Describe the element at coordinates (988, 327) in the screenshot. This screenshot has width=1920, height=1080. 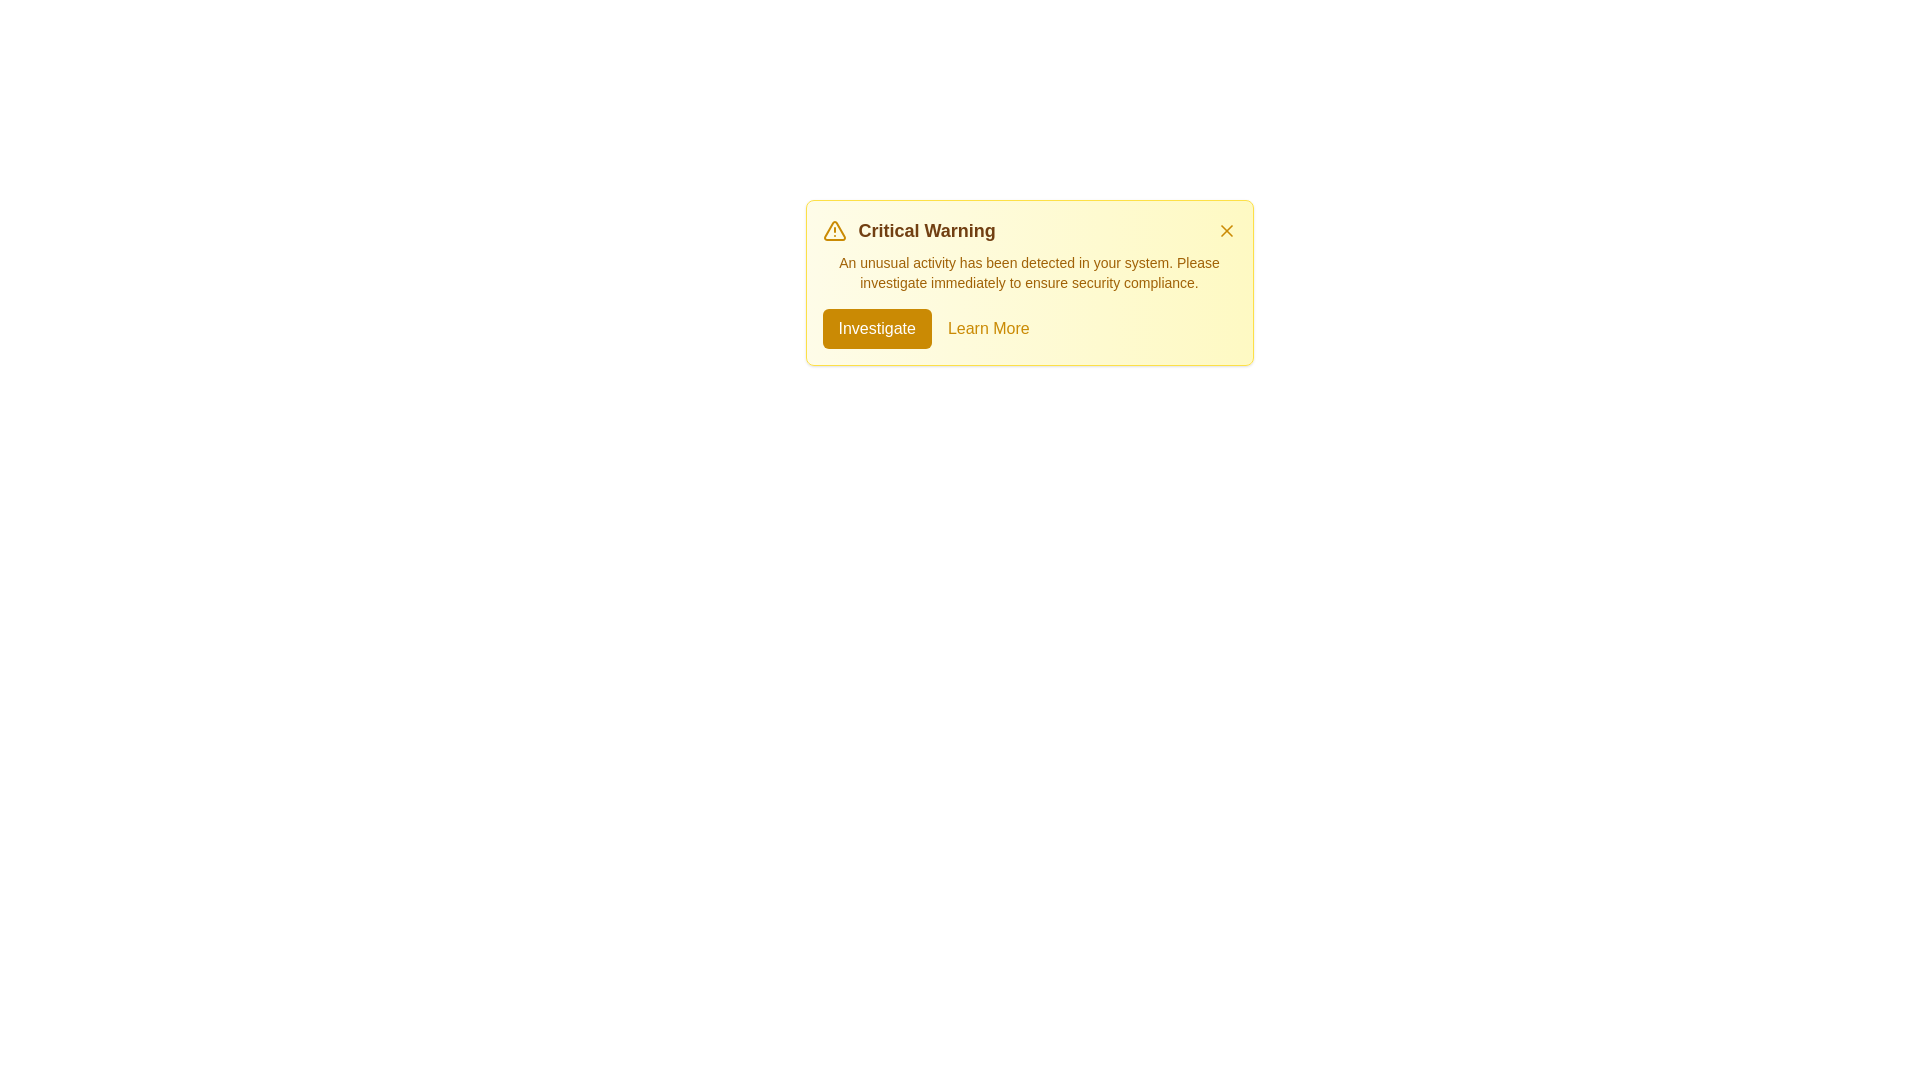
I see `the 'Learn More' button to access additional information about the alert` at that location.